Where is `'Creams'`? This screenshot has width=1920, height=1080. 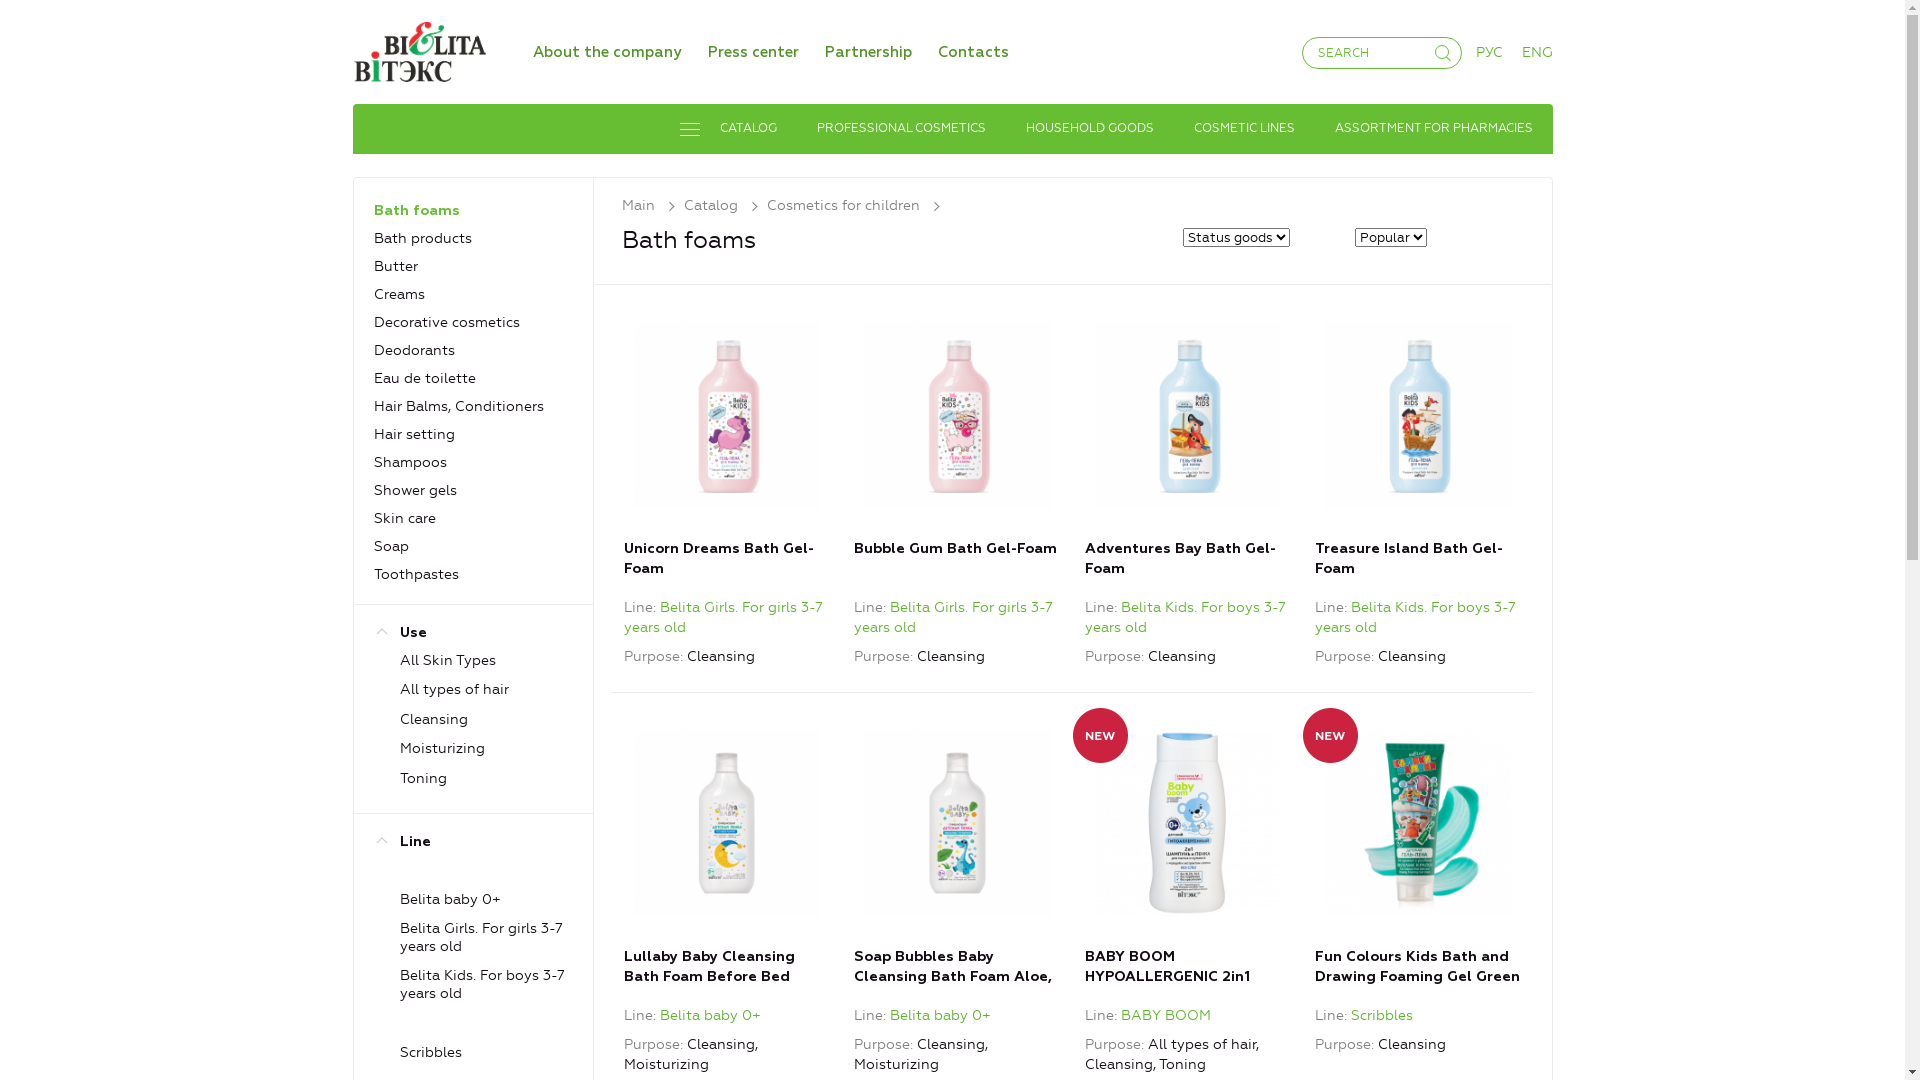 'Creams' is located at coordinates (399, 294).